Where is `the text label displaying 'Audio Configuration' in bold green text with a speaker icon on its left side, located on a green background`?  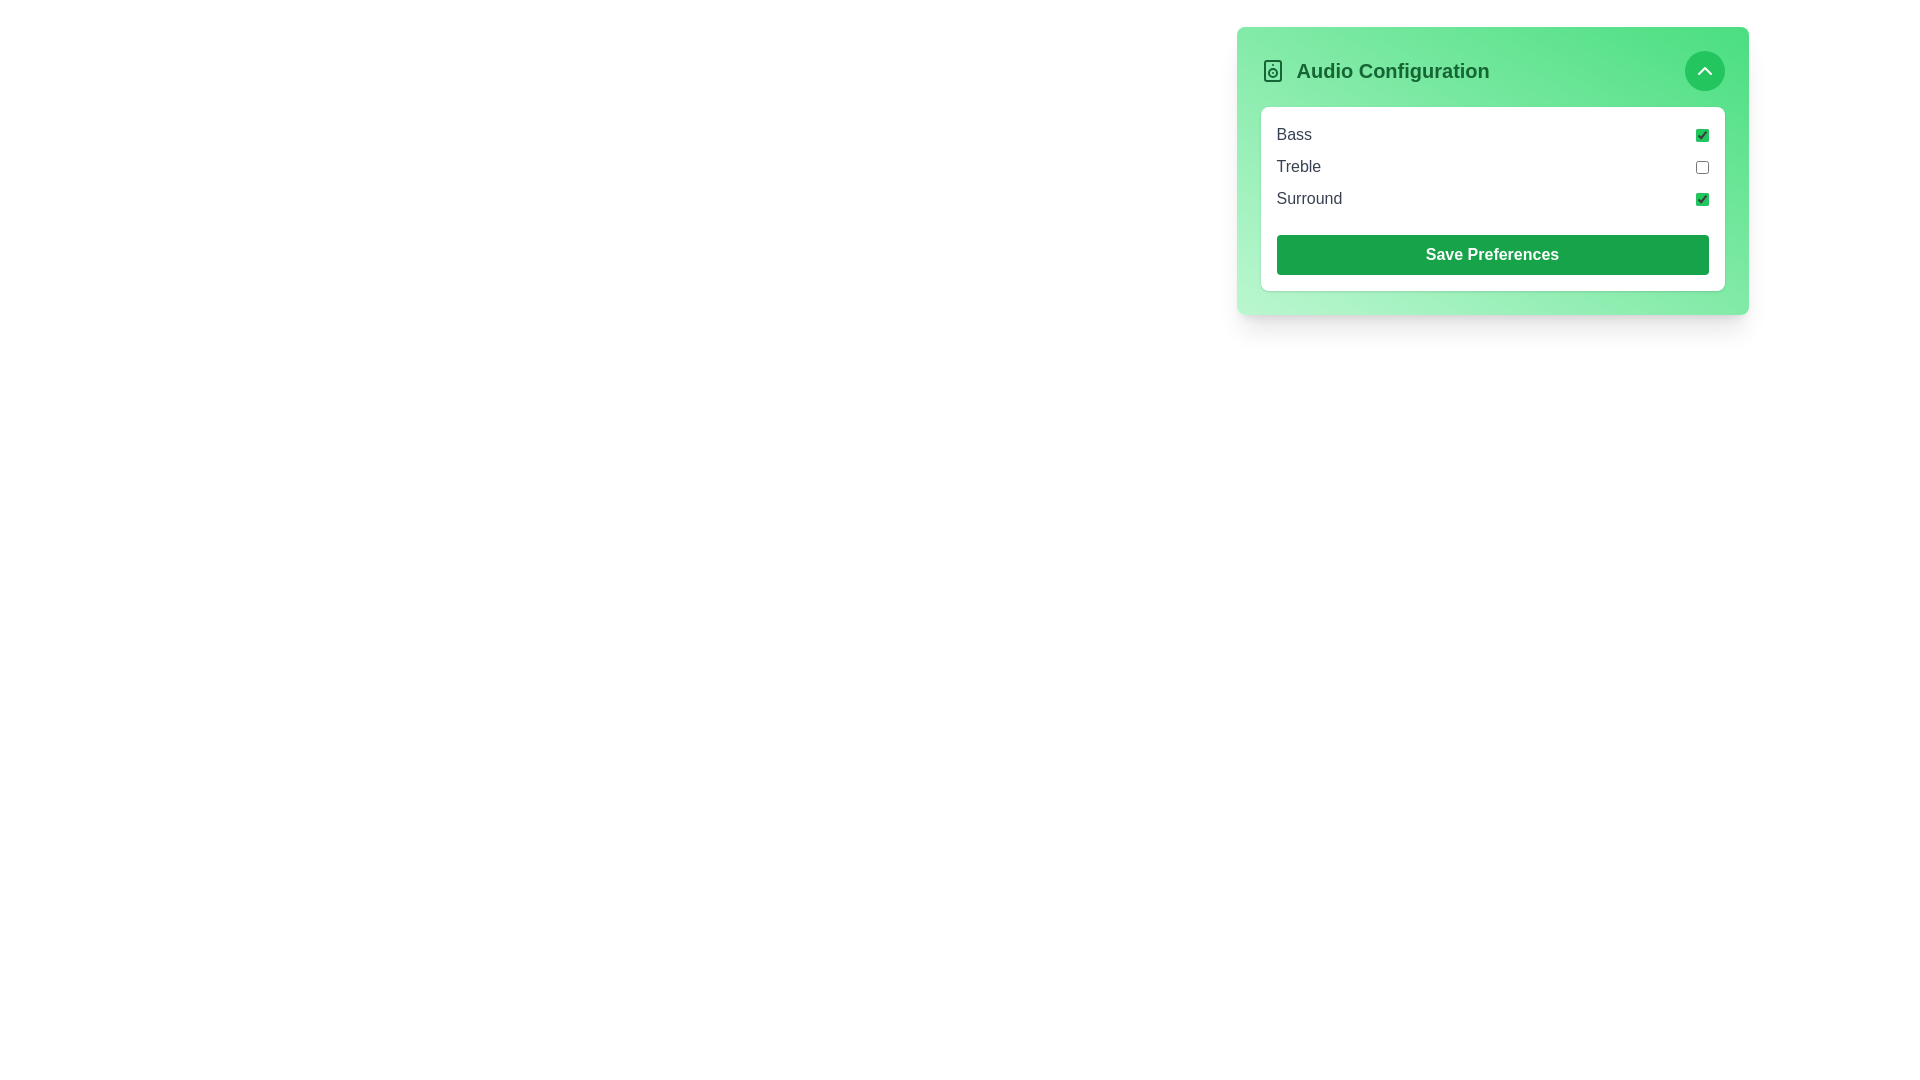
the text label displaying 'Audio Configuration' in bold green text with a speaker icon on its left side, located on a green background is located at coordinates (1374, 69).